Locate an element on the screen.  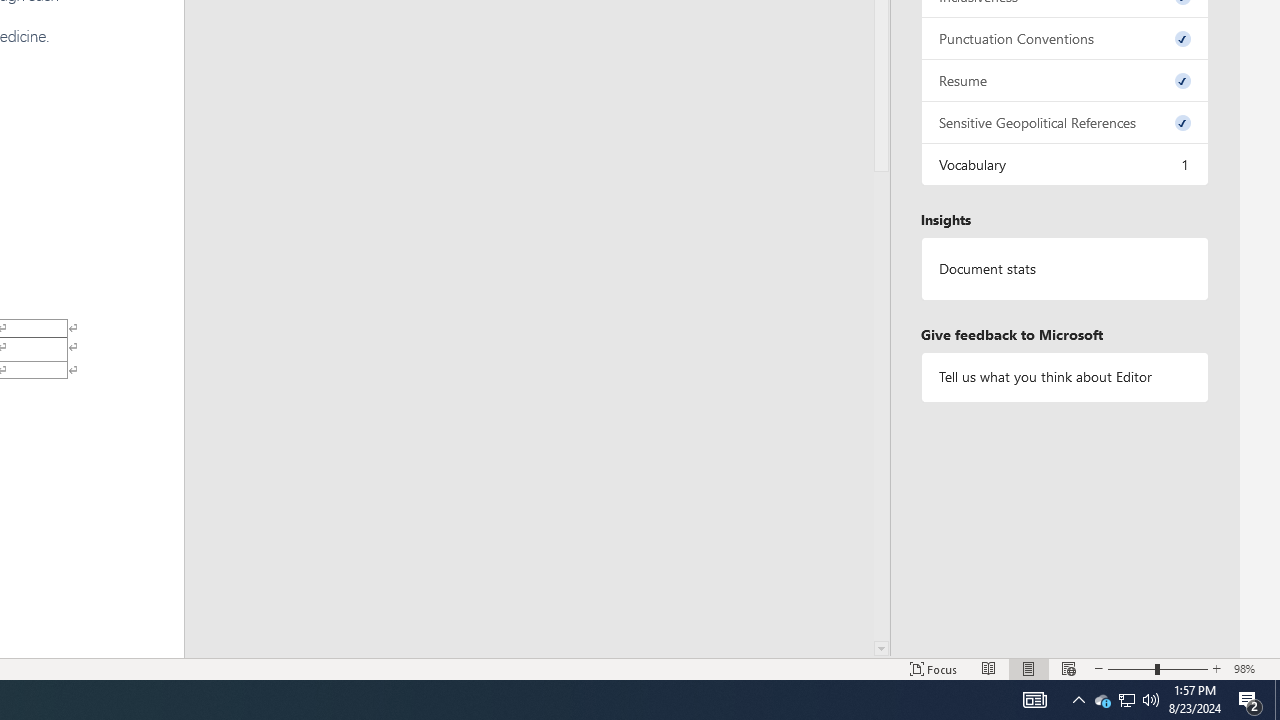
'Focus ' is located at coordinates (933, 669).